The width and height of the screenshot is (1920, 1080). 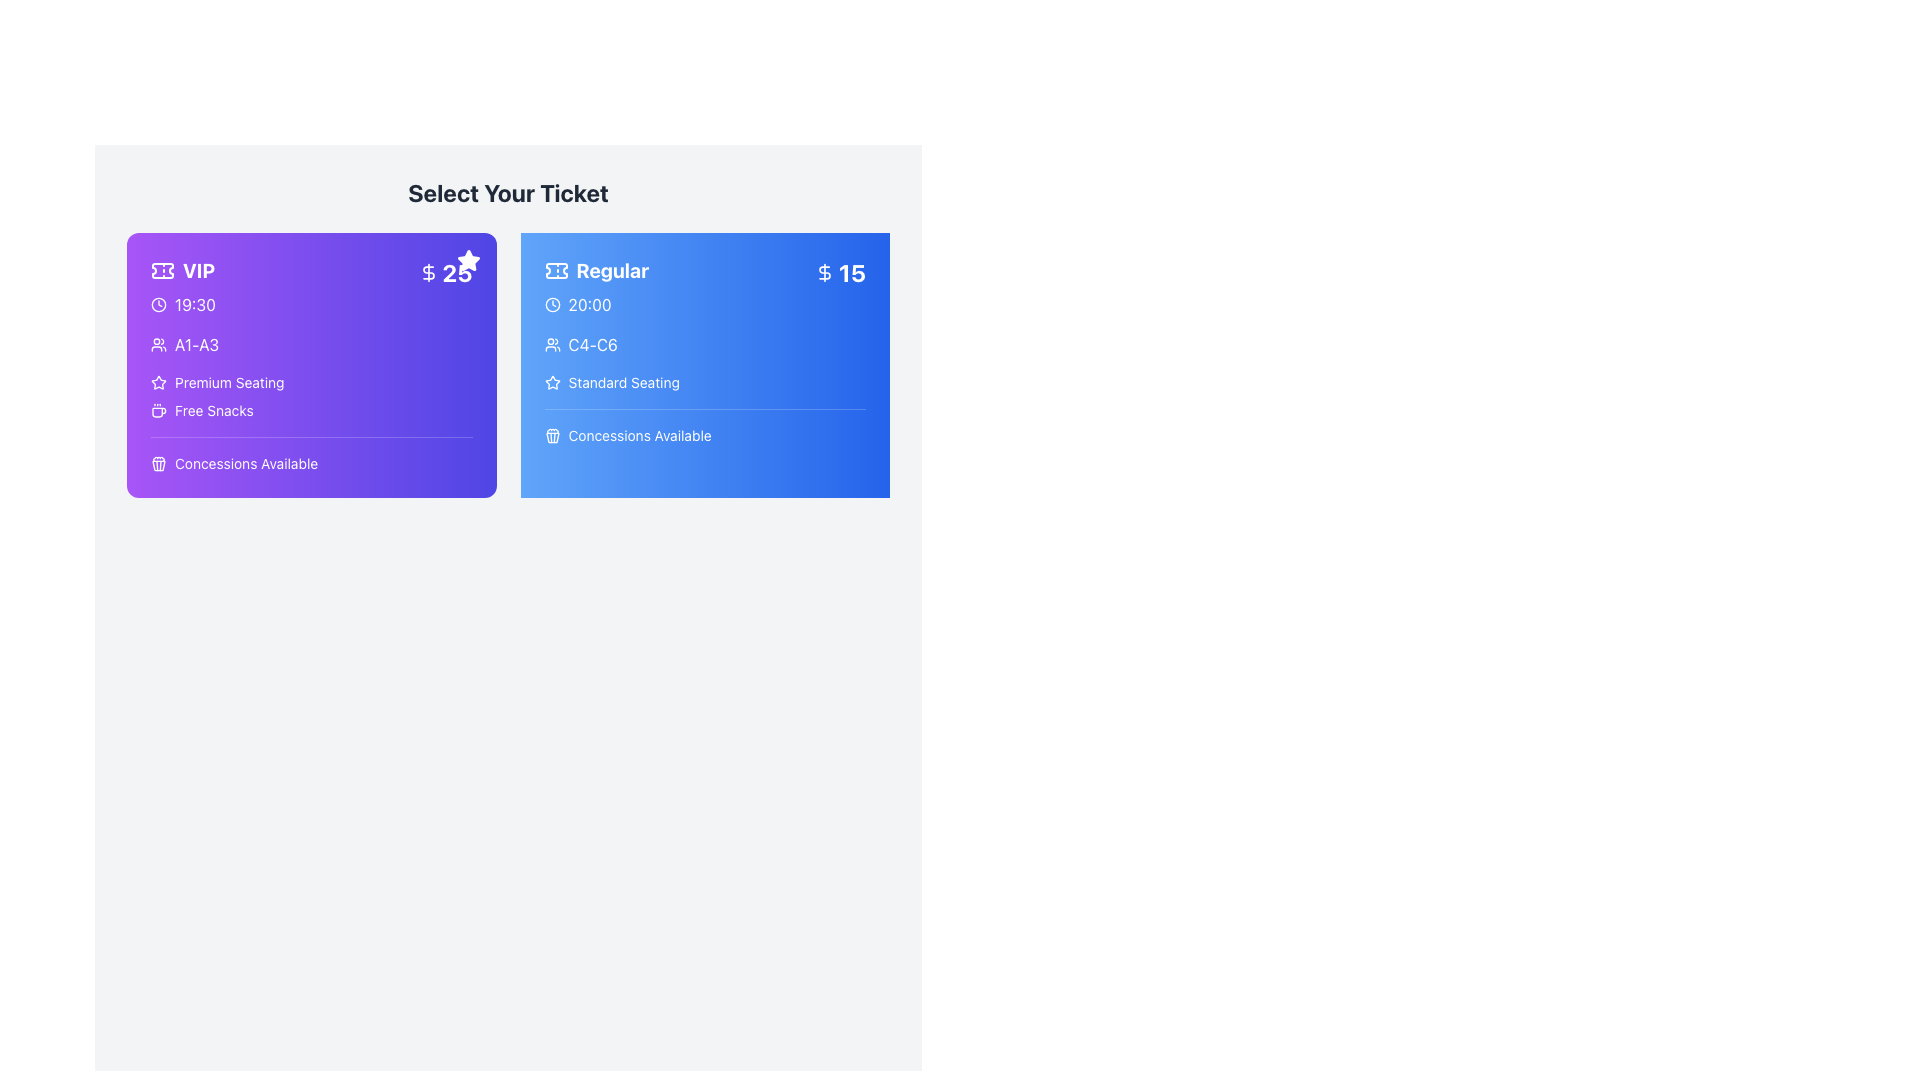 I want to click on the star icon located at the top right corner of the purple 'VIP $25' ticket card, which is distinguished by its symmetrical design and minimal style, so click(x=467, y=259).